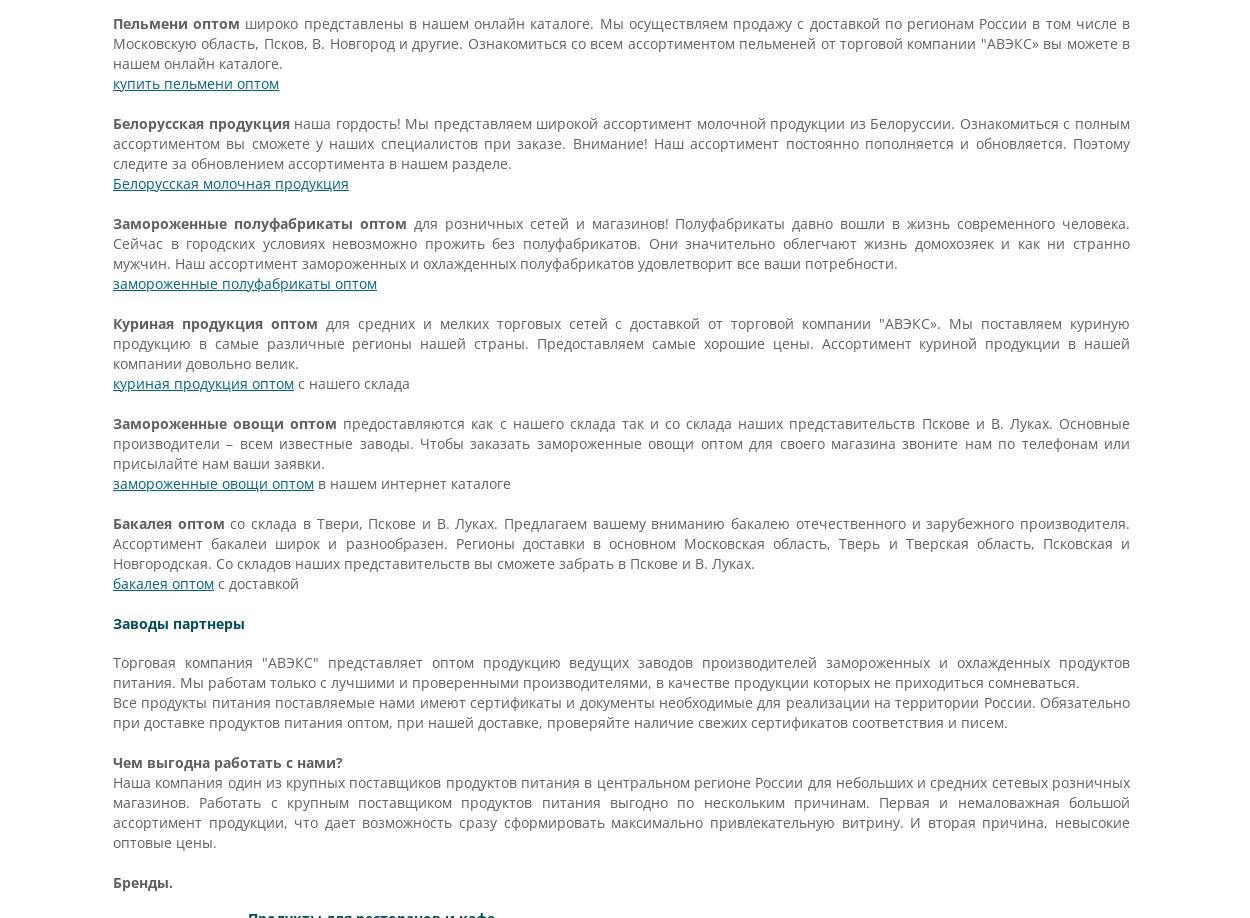 The height and width of the screenshot is (918, 1250). I want to click on 'Все продукты питания поставляемые нами имеют сертификаты и документы необходимые для реализации на территории России. Обязательно при доставке продуктов питания оптом, при нашей доставке, проверяйте наличие свежих сертификатов соответствия и писем.', so click(111, 711).